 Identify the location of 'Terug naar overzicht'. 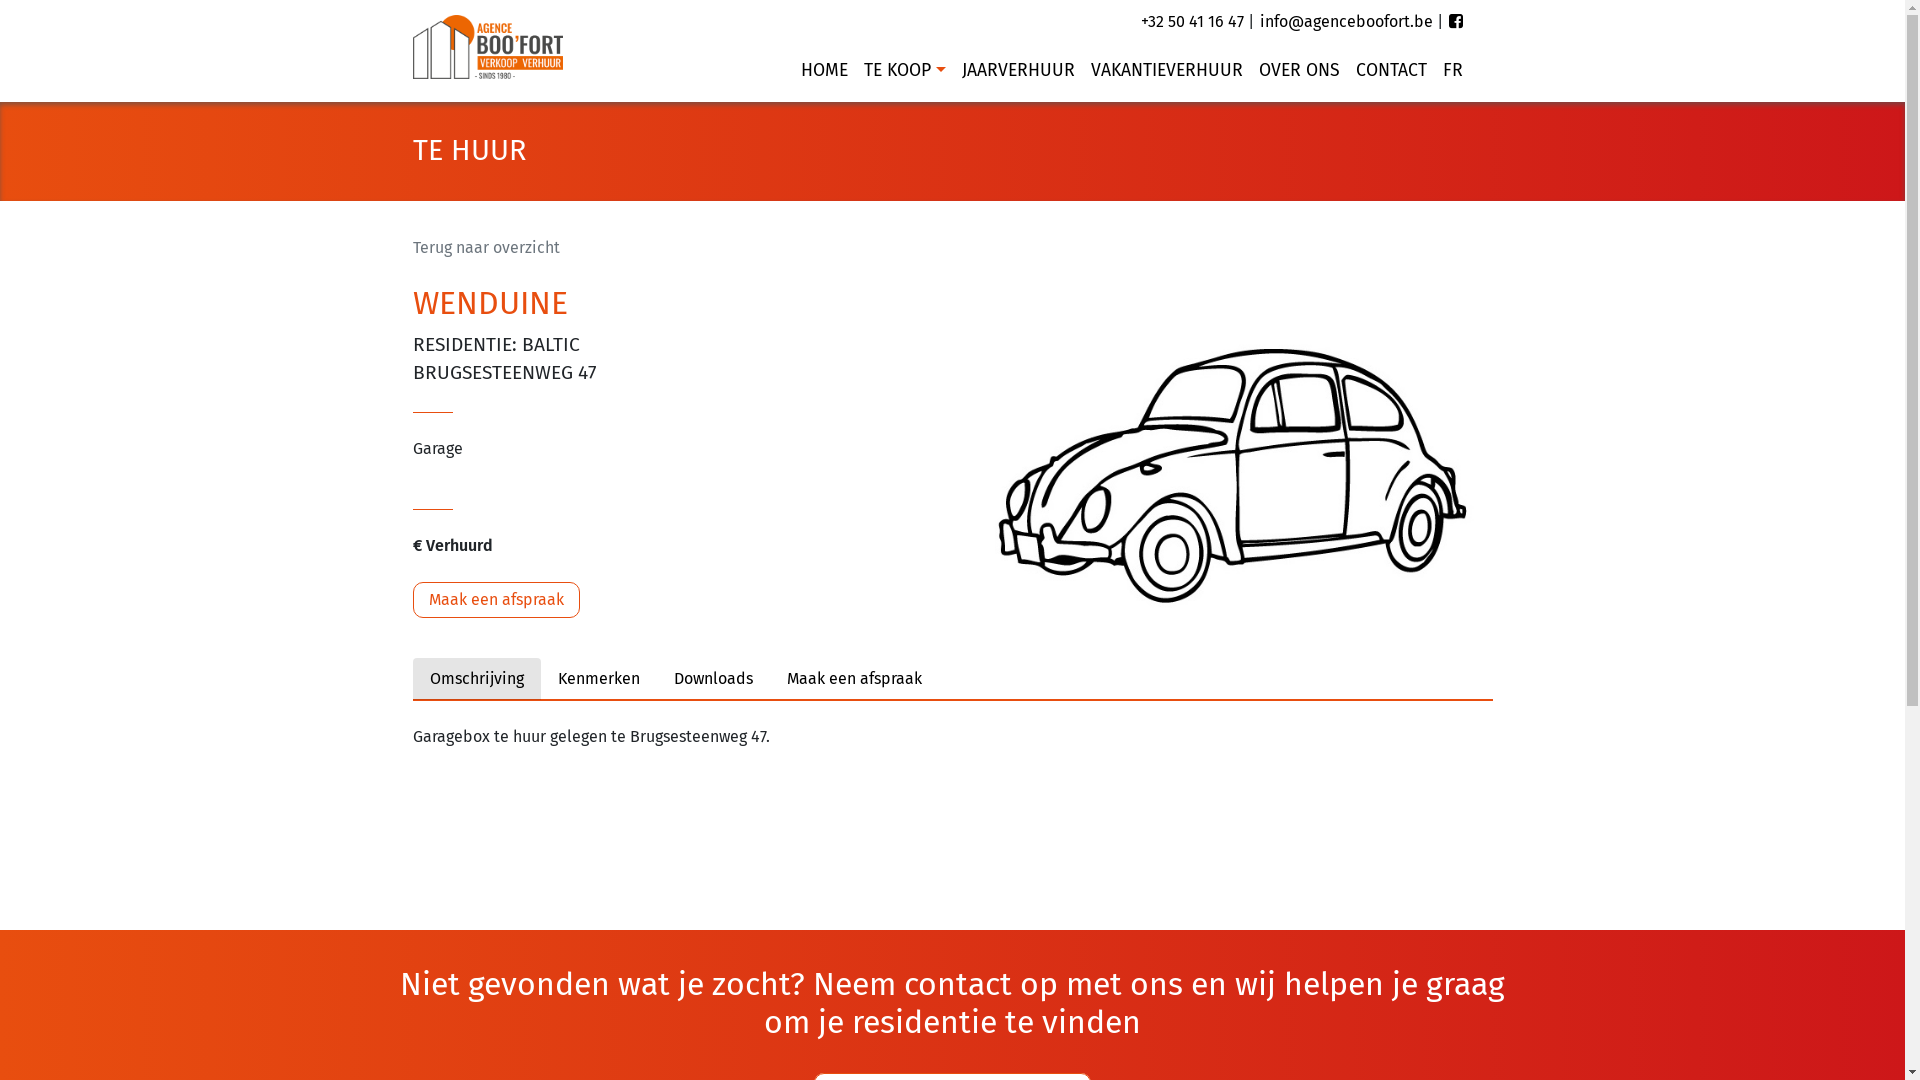
(485, 246).